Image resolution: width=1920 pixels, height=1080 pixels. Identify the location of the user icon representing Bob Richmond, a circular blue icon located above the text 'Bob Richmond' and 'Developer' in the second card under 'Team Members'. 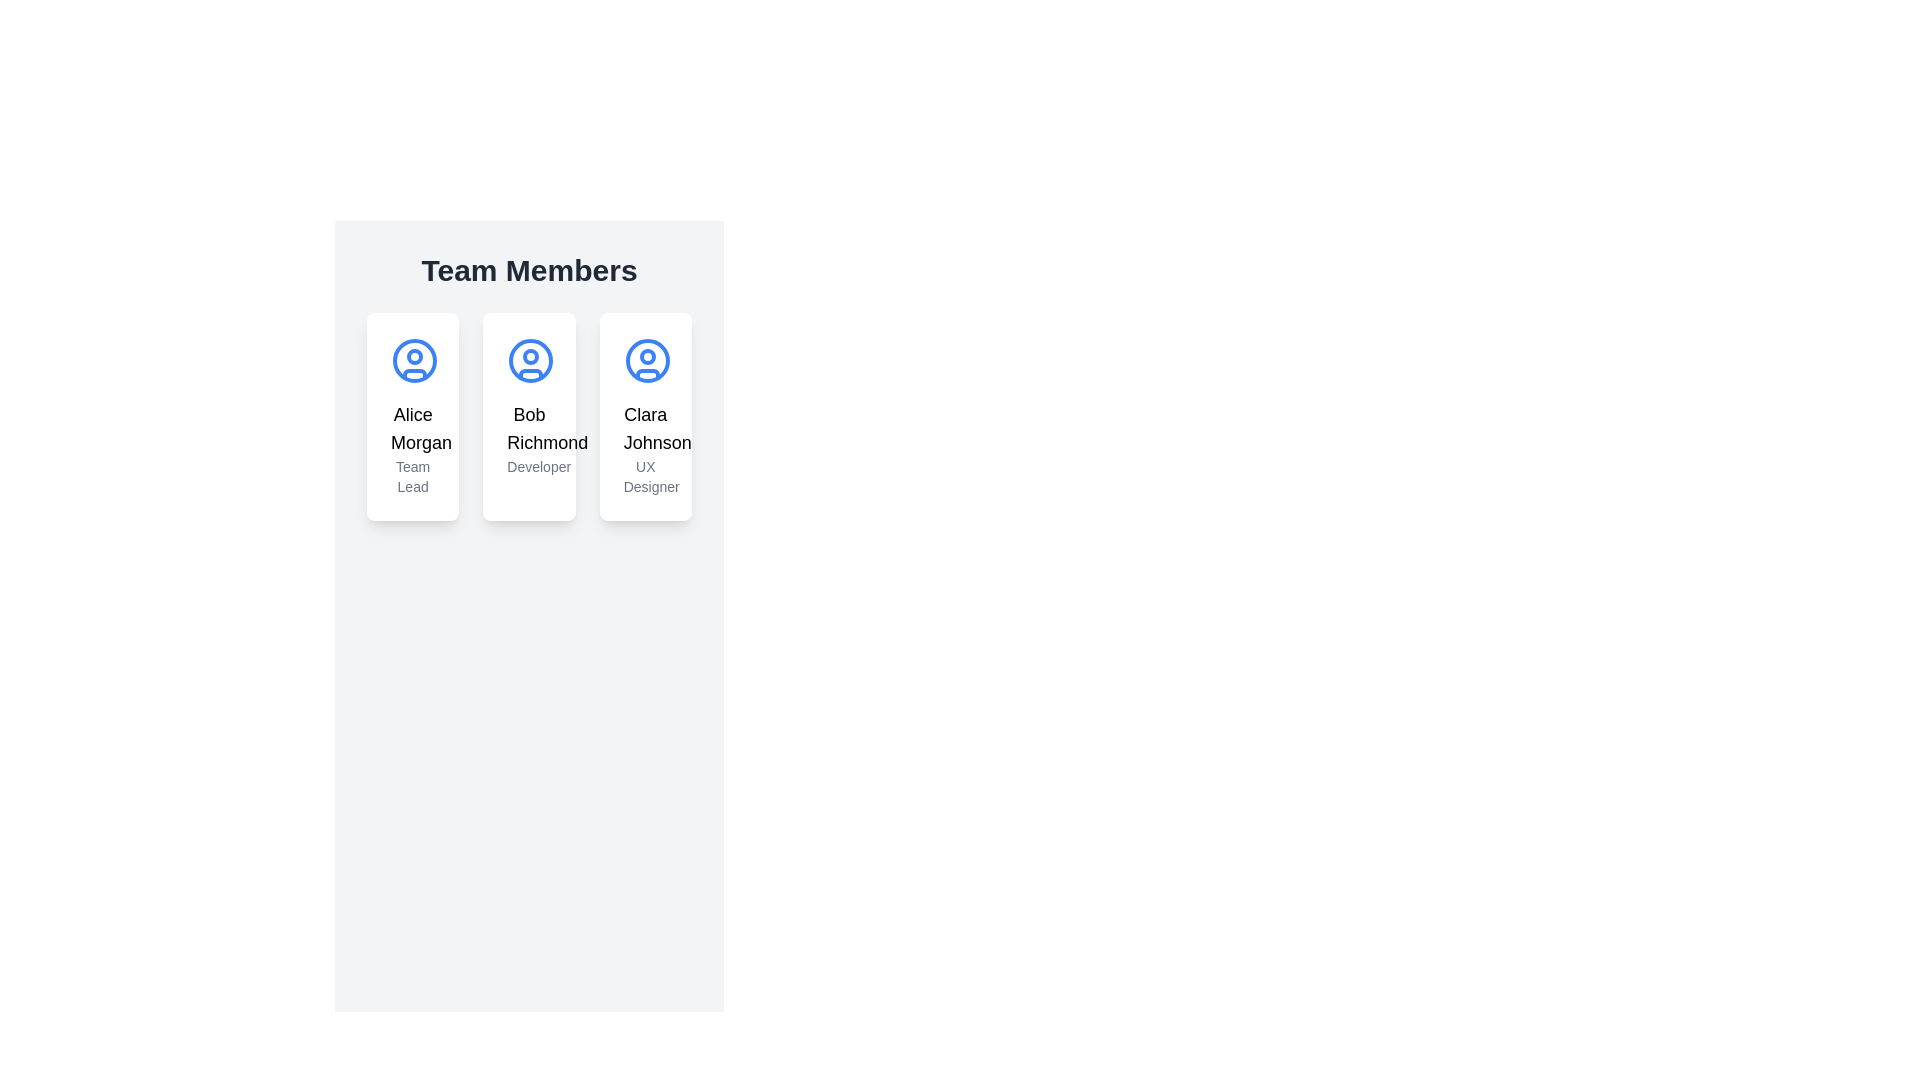
(531, 361).